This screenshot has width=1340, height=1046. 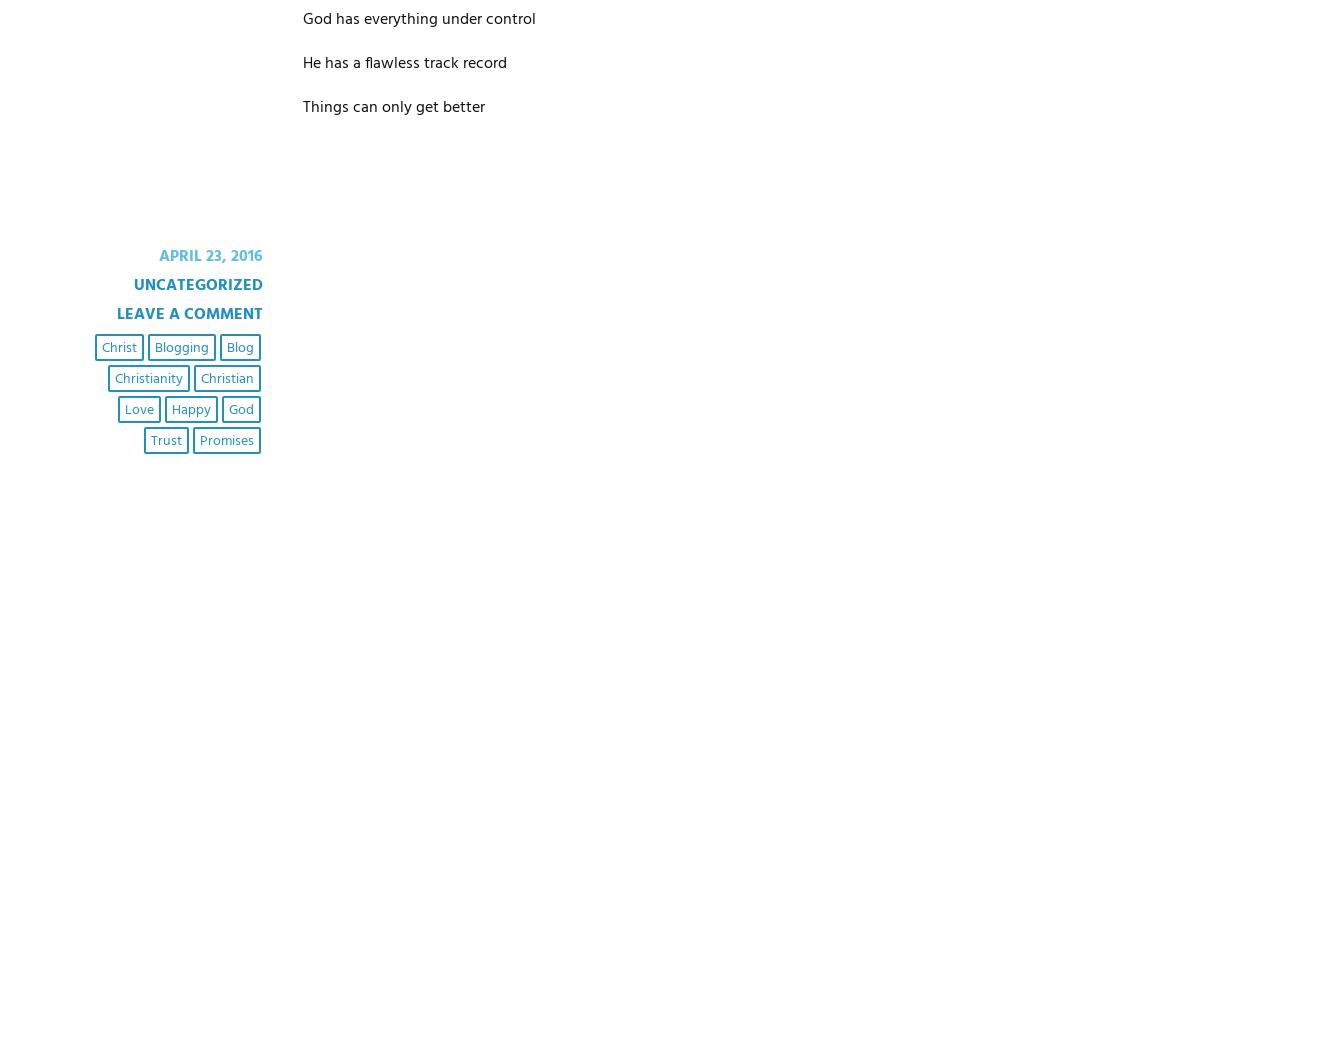 I want to click on 'God', so click(x=226, y=409).